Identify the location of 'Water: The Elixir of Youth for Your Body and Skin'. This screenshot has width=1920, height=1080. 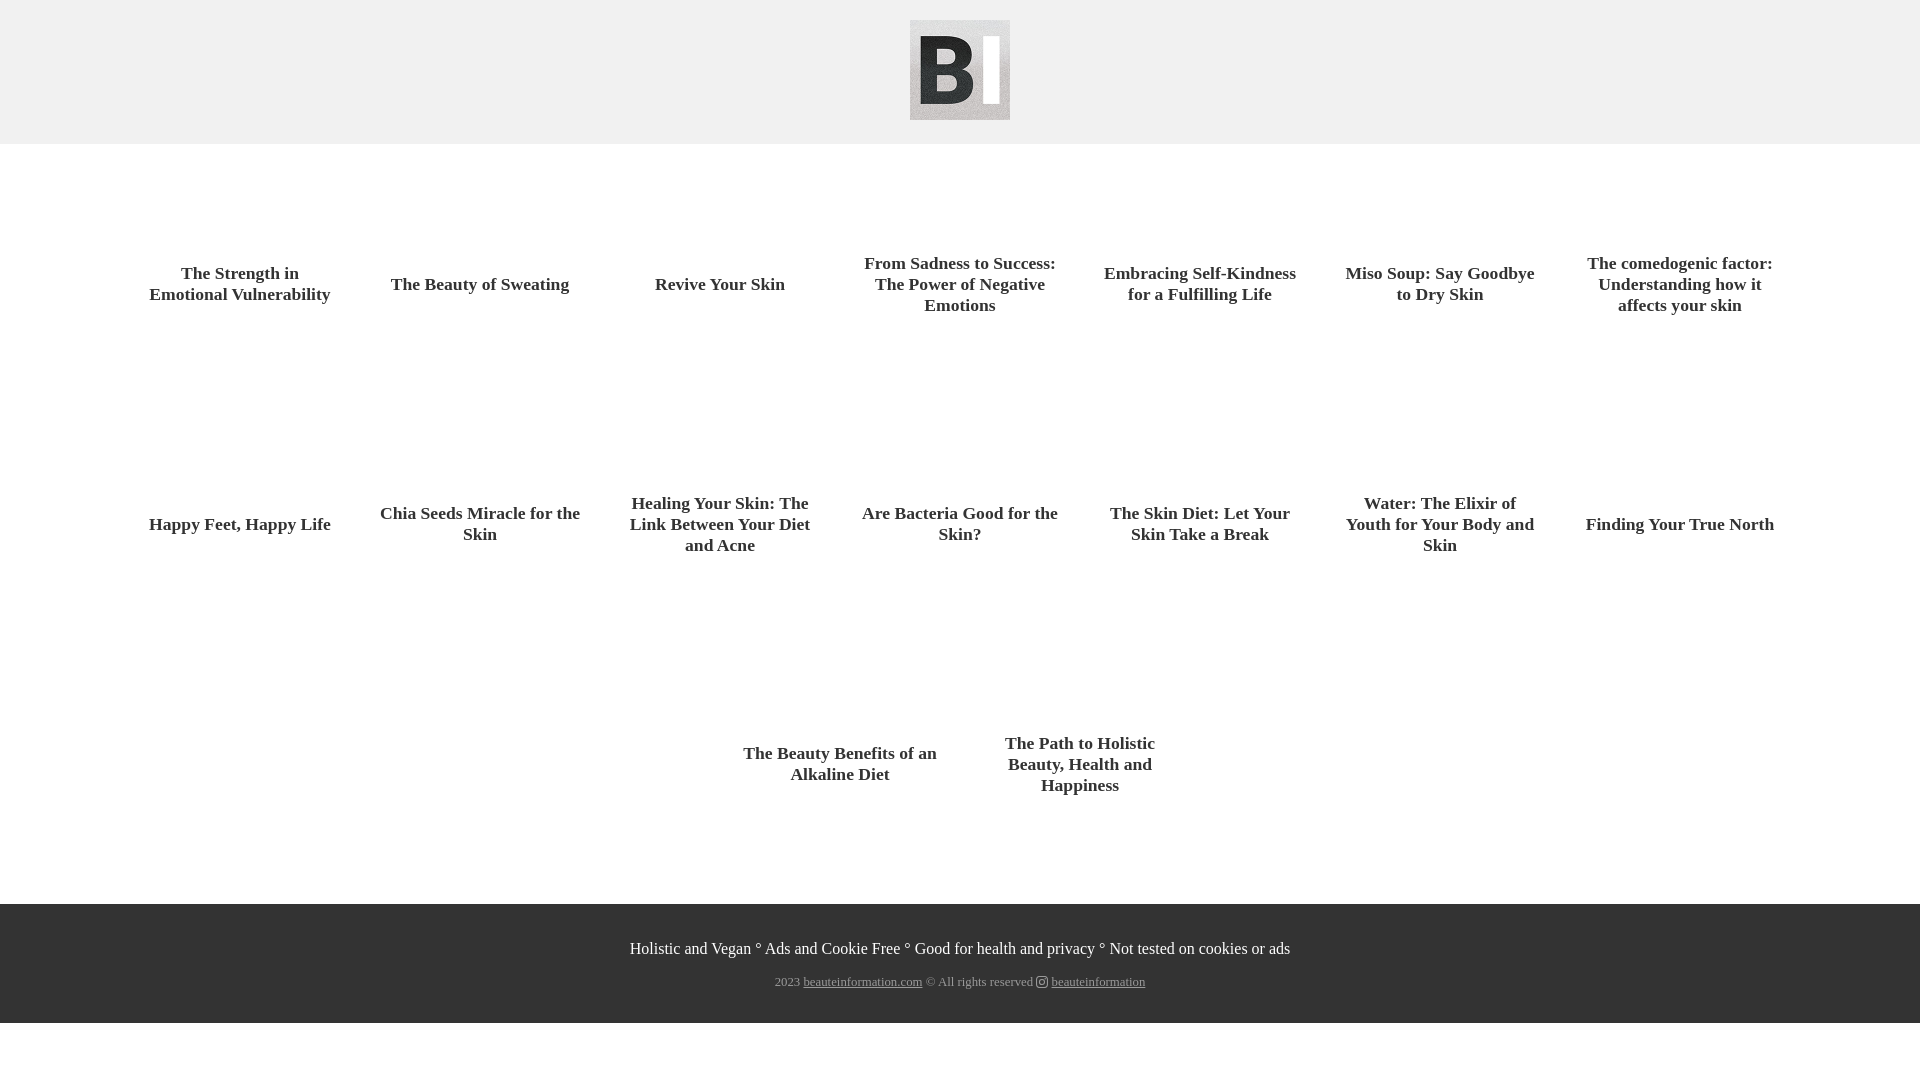
(1339, 522).